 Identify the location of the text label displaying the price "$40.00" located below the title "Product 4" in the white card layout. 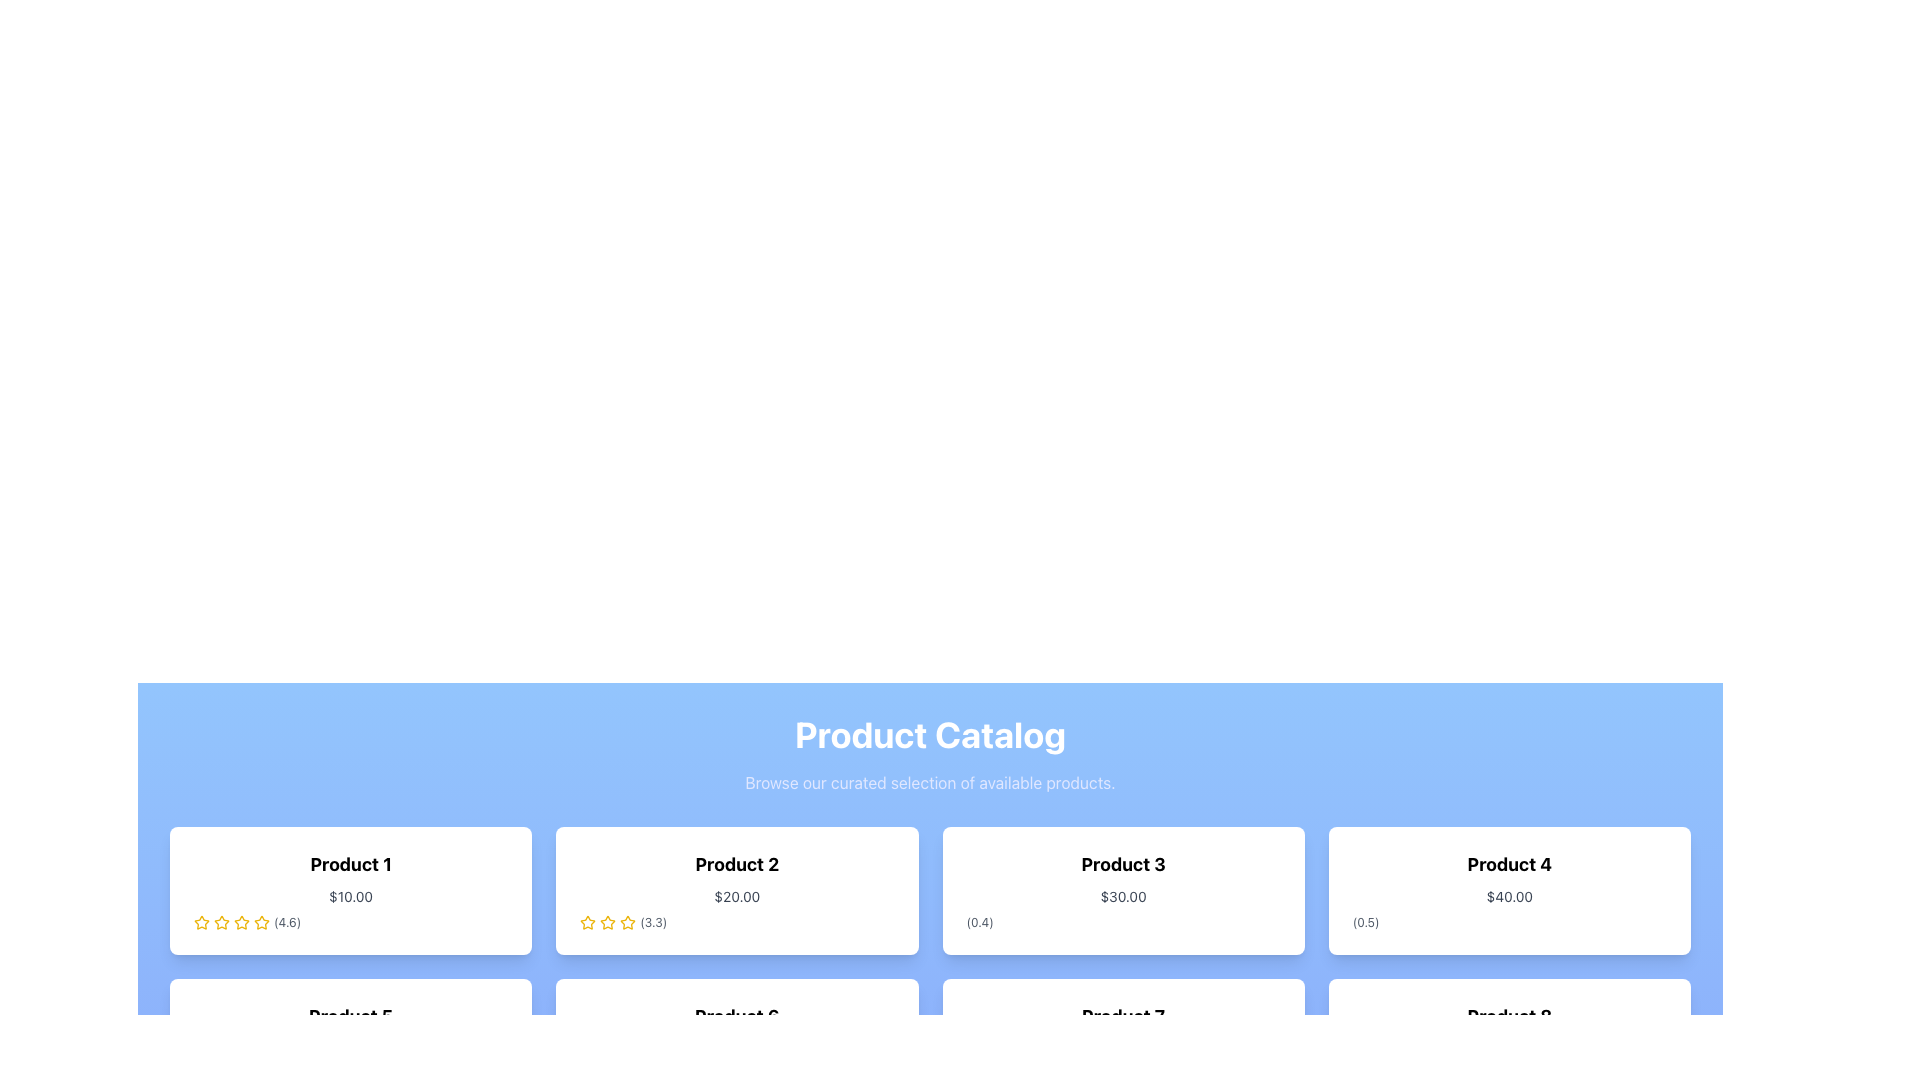
(1509, 896).